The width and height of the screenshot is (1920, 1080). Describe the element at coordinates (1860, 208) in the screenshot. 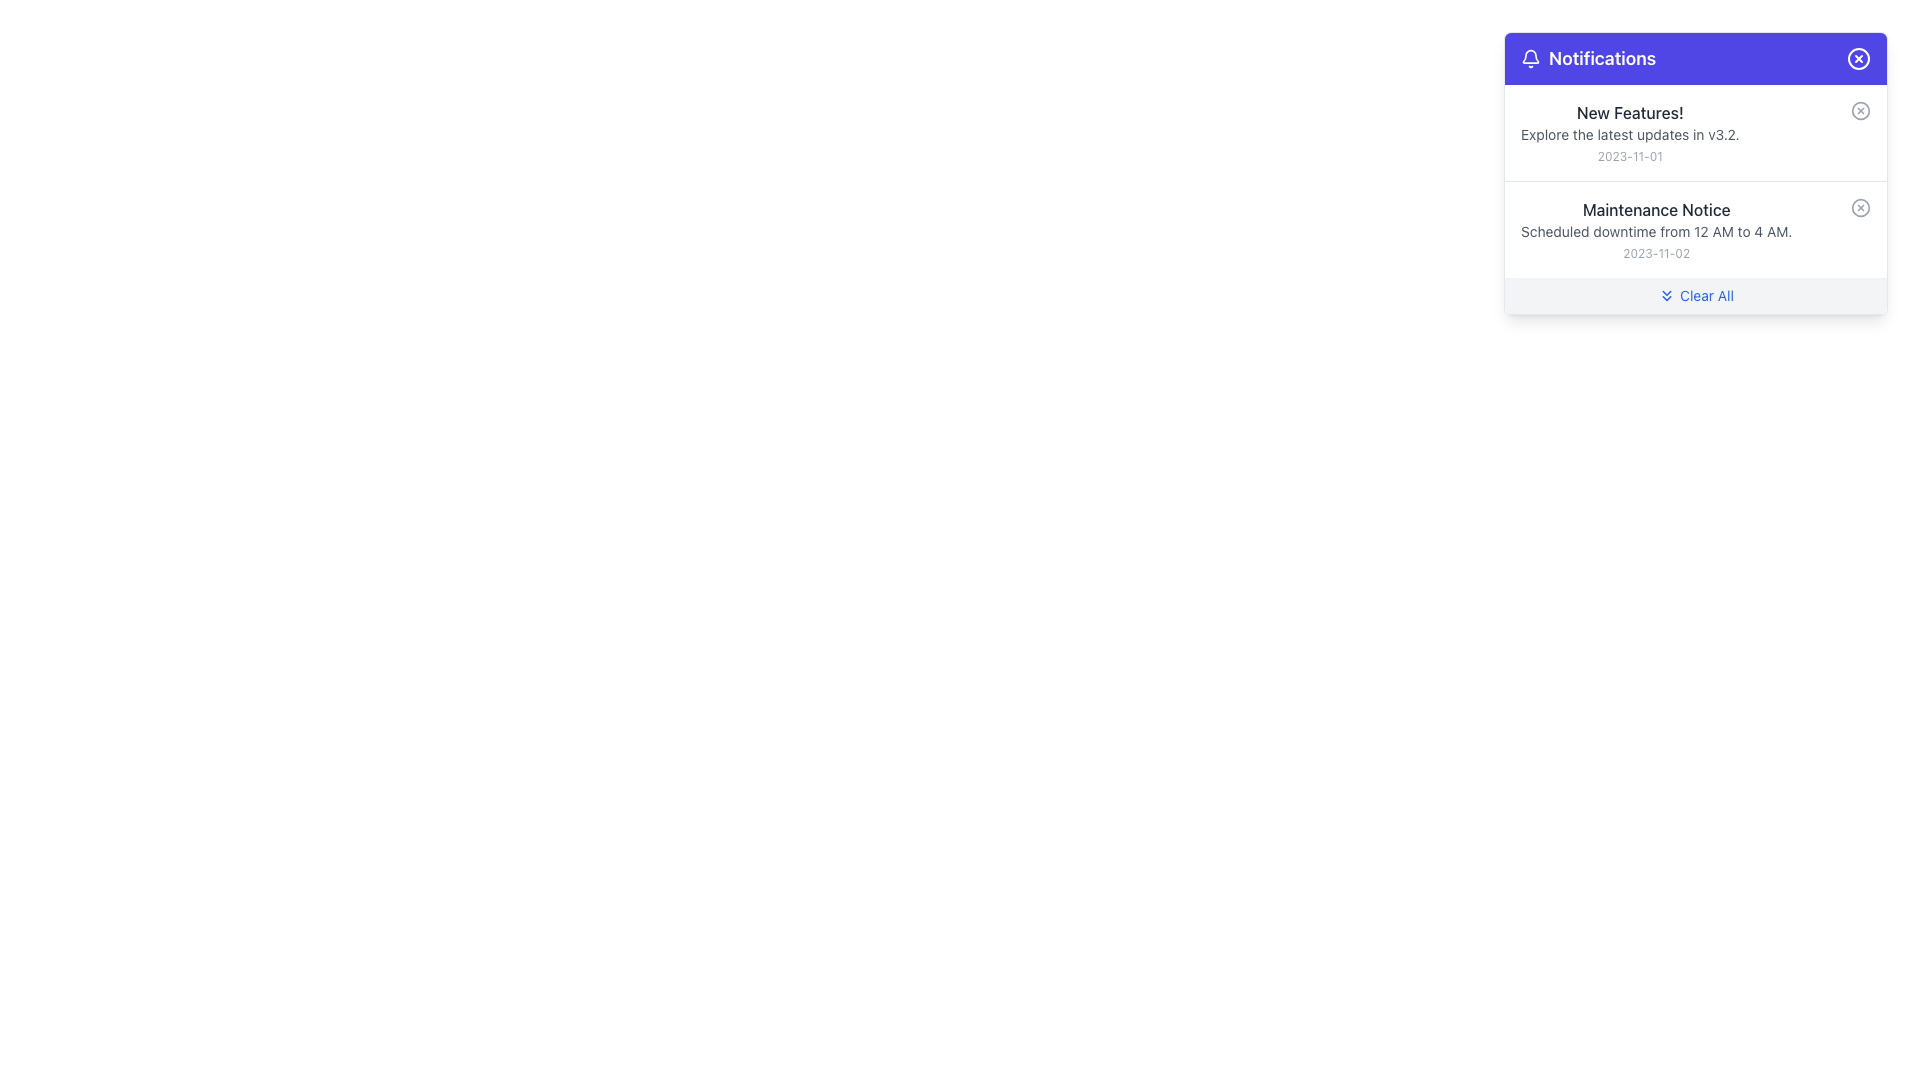

I see `the dismiss button located on the far-right side of the 'Maintenance Notice' entry in the notification panel` at that location.